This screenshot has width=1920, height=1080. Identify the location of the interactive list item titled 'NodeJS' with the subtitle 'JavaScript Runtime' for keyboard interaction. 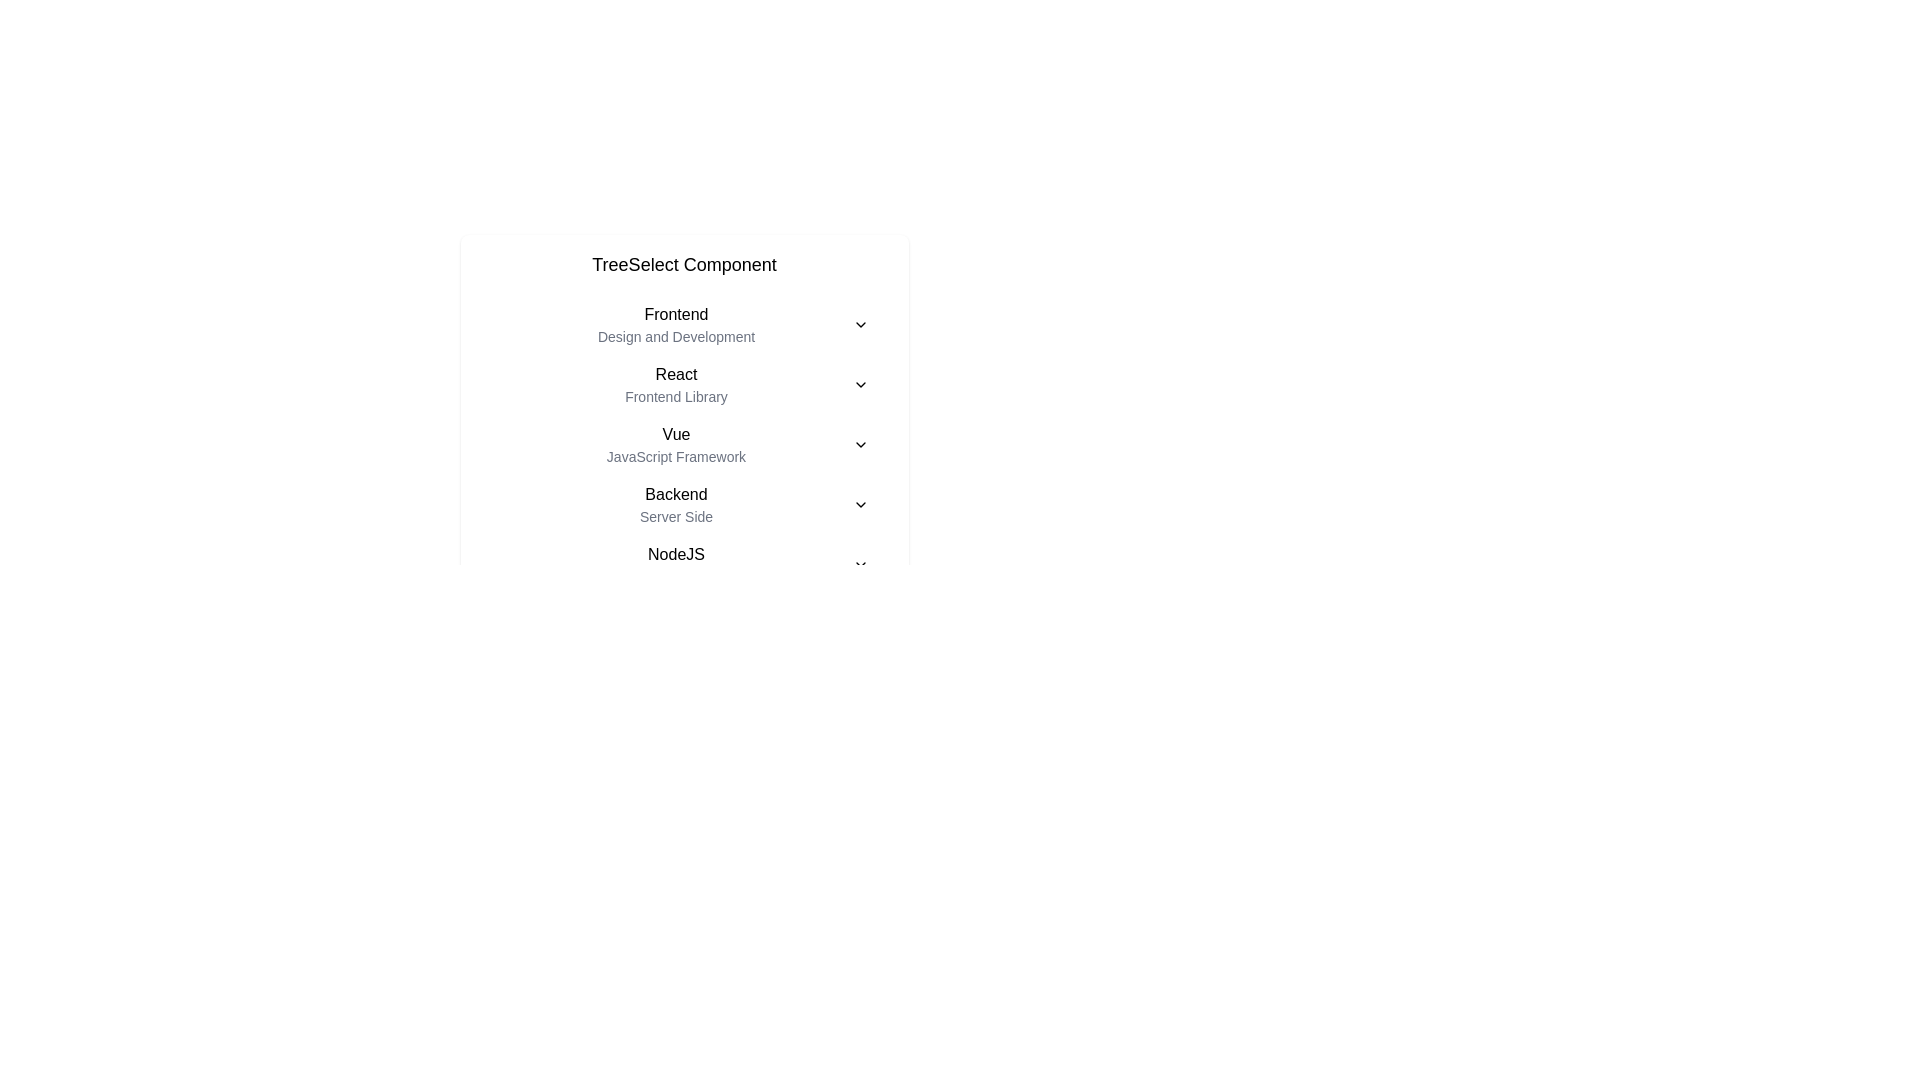
(684, 564).